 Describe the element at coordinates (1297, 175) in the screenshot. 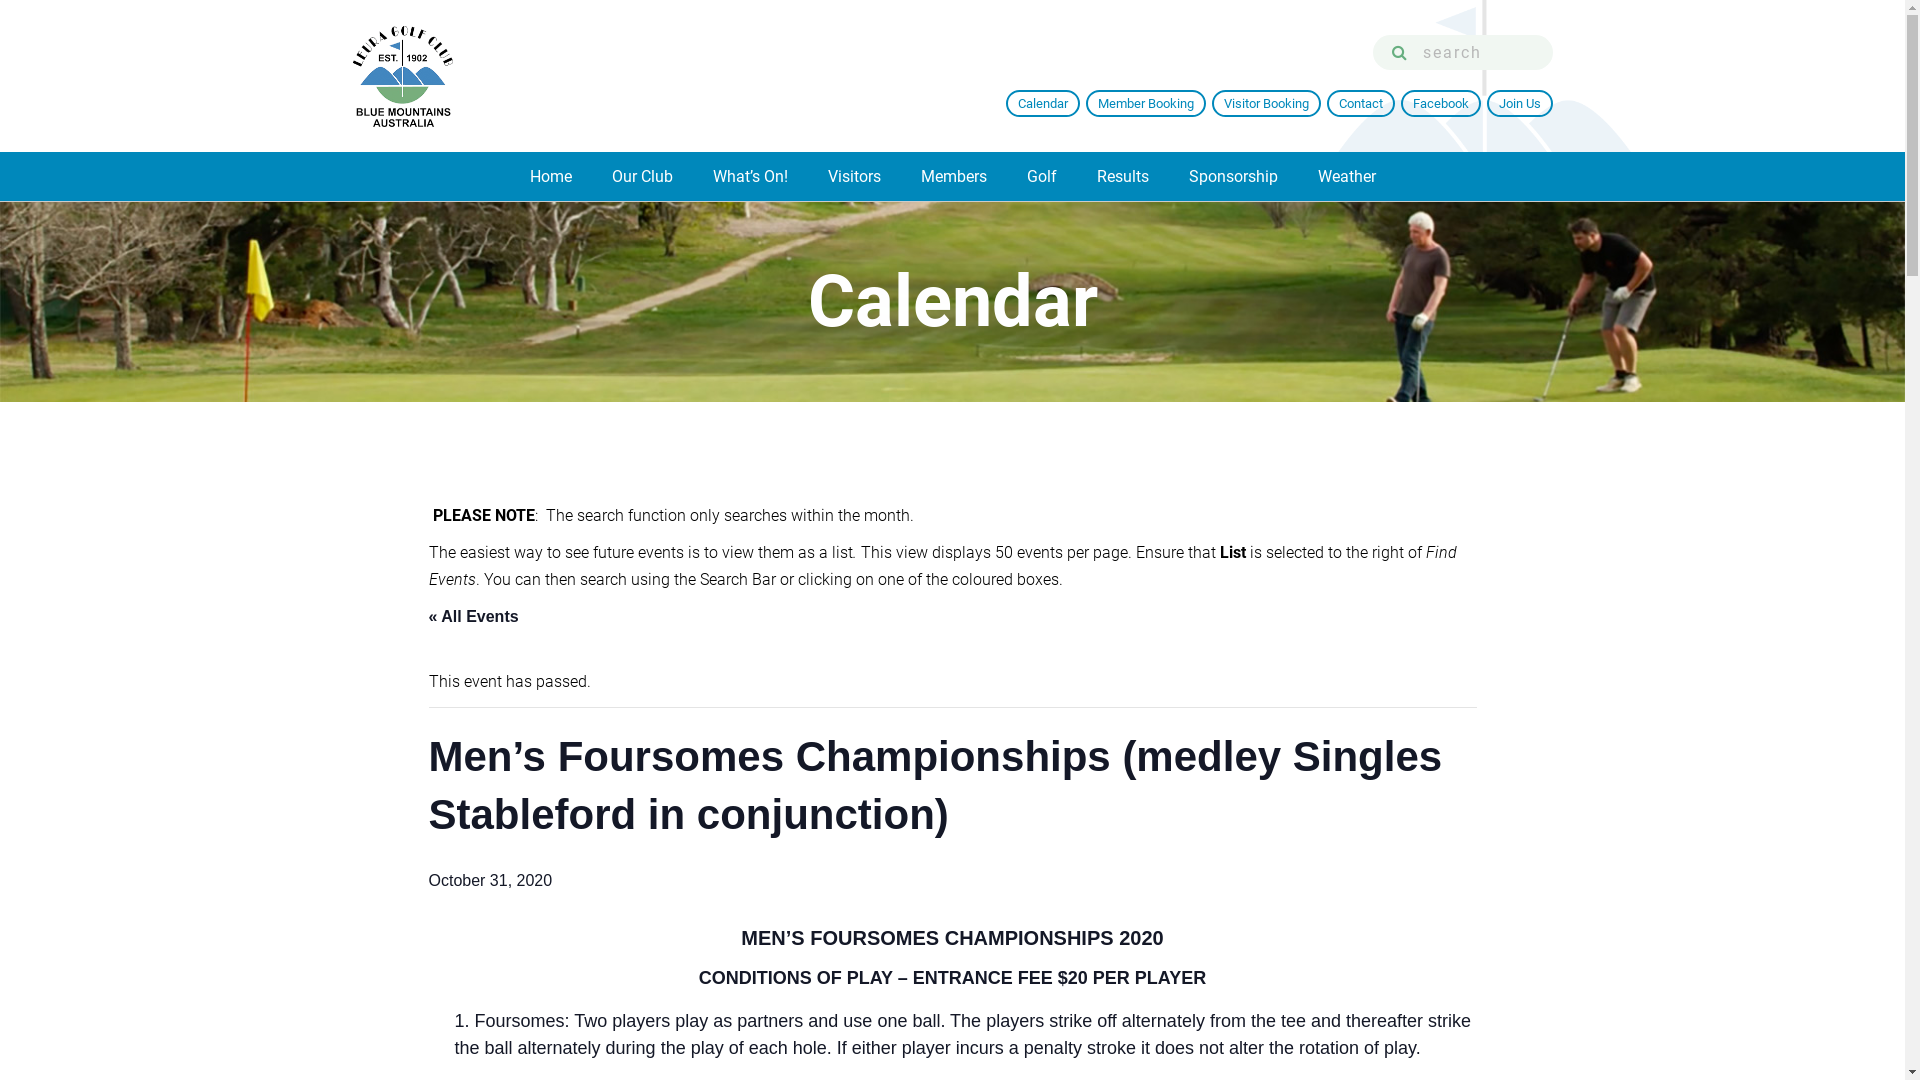

I see `'Weather'` at that location.